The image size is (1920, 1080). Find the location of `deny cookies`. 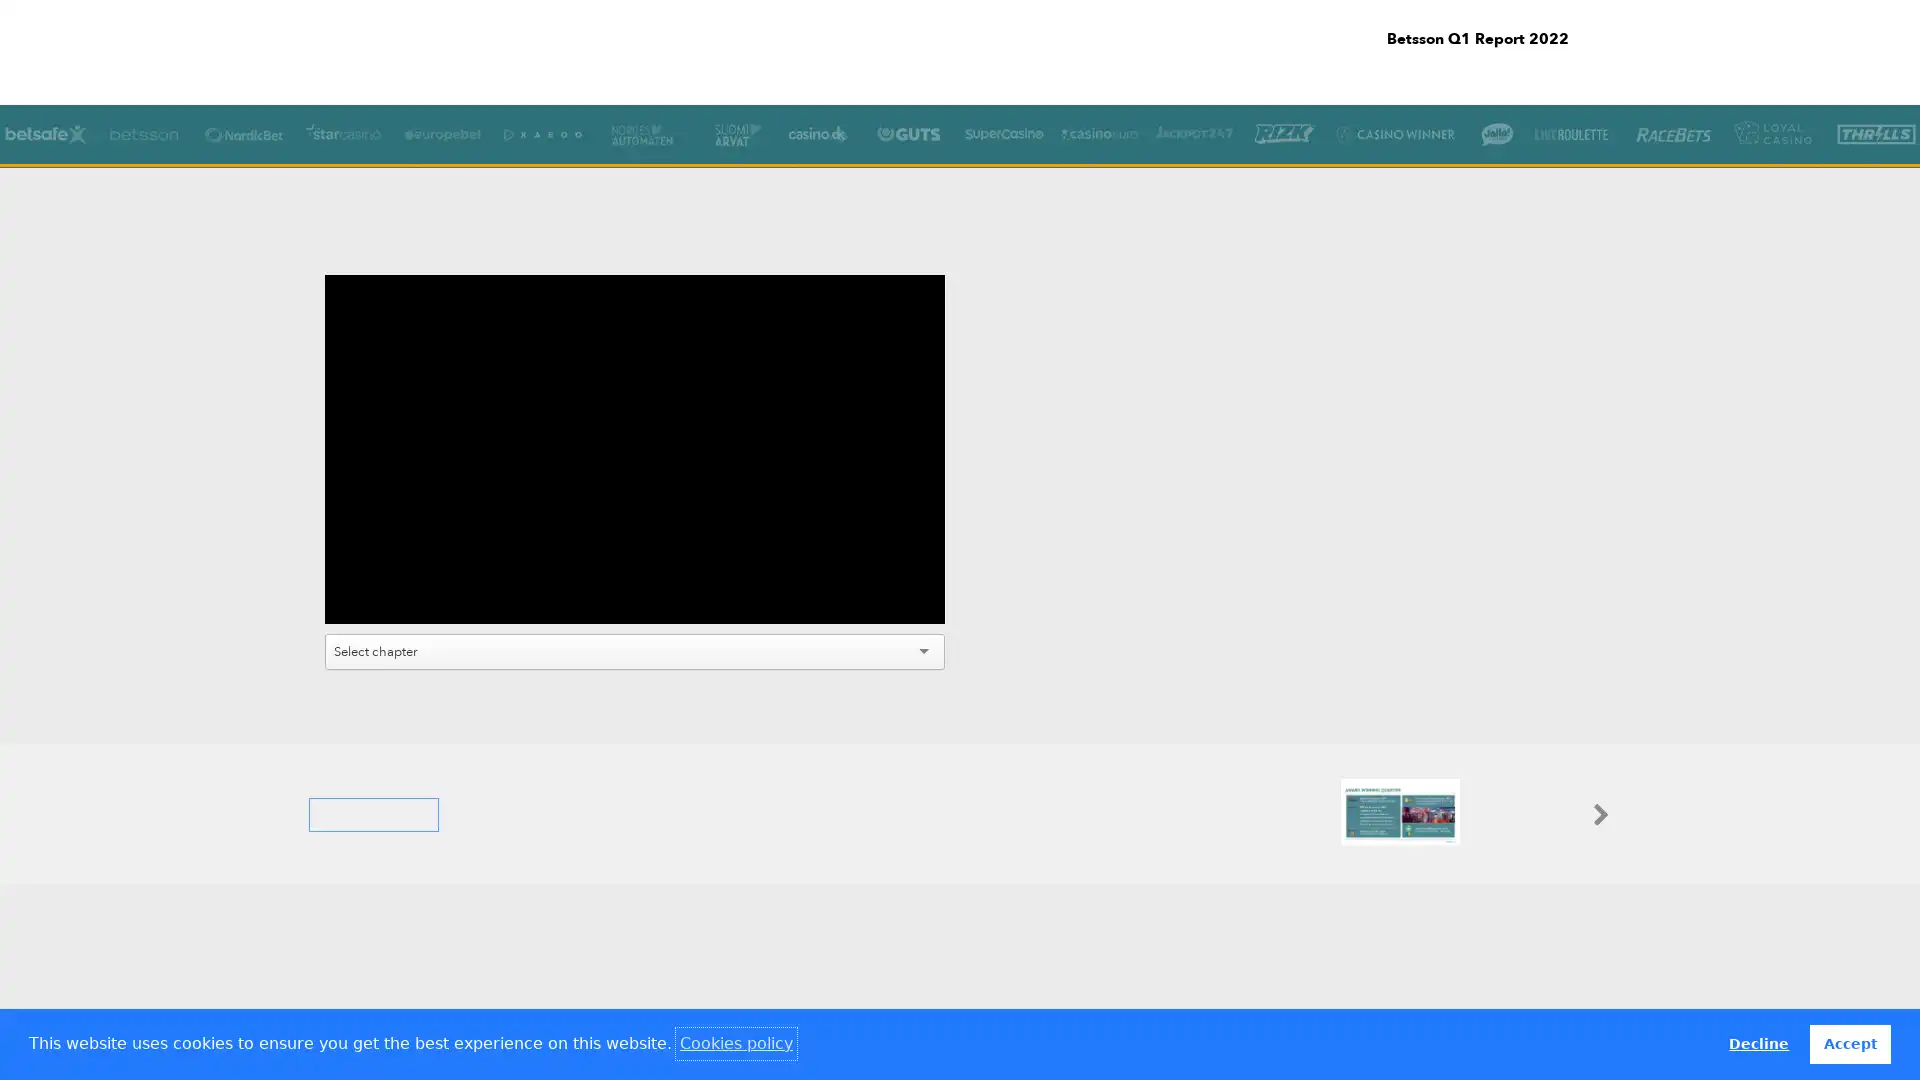

deny cookies is located at coordinates (1757, 1043).